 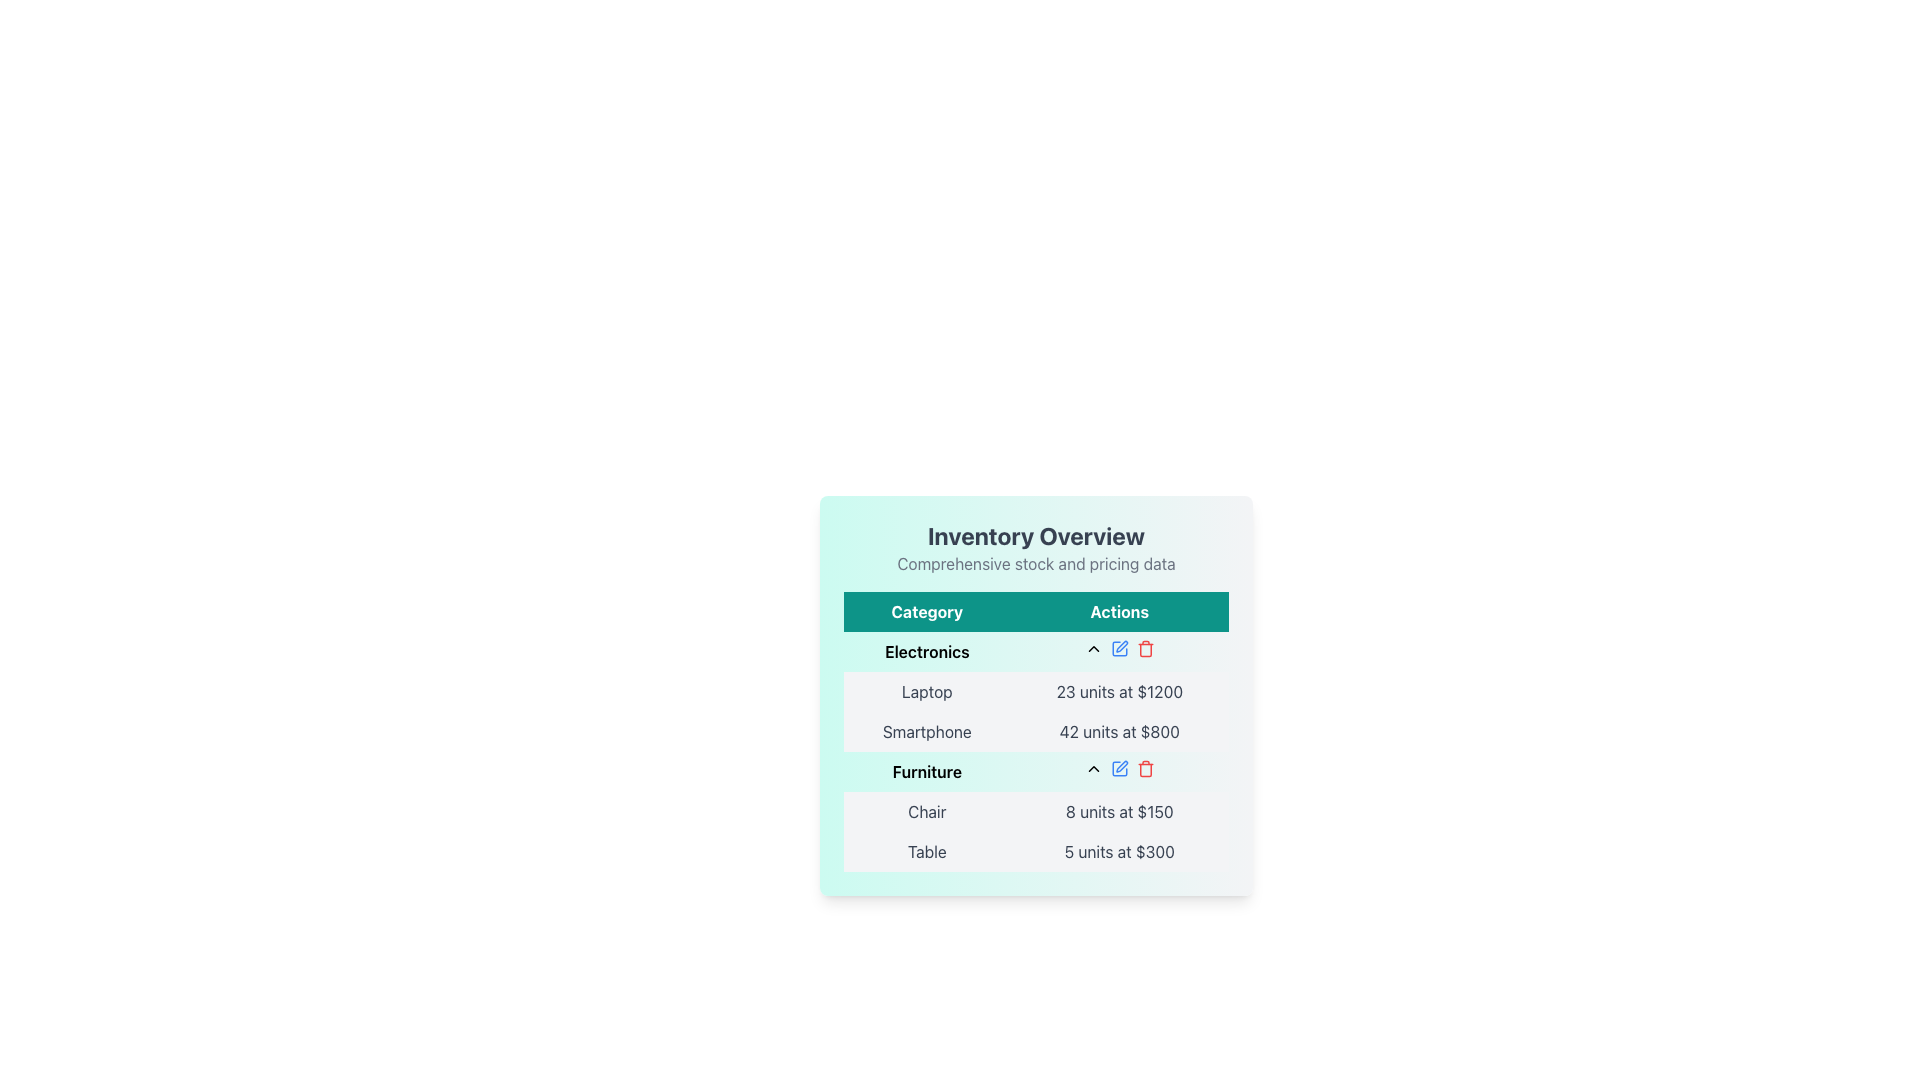 I want to click on the text element displaying '8 units at $150' which is part of the furniture inventory detailed view, positioned to the right of the 'Chair' label, so click(x=1118, y=812).